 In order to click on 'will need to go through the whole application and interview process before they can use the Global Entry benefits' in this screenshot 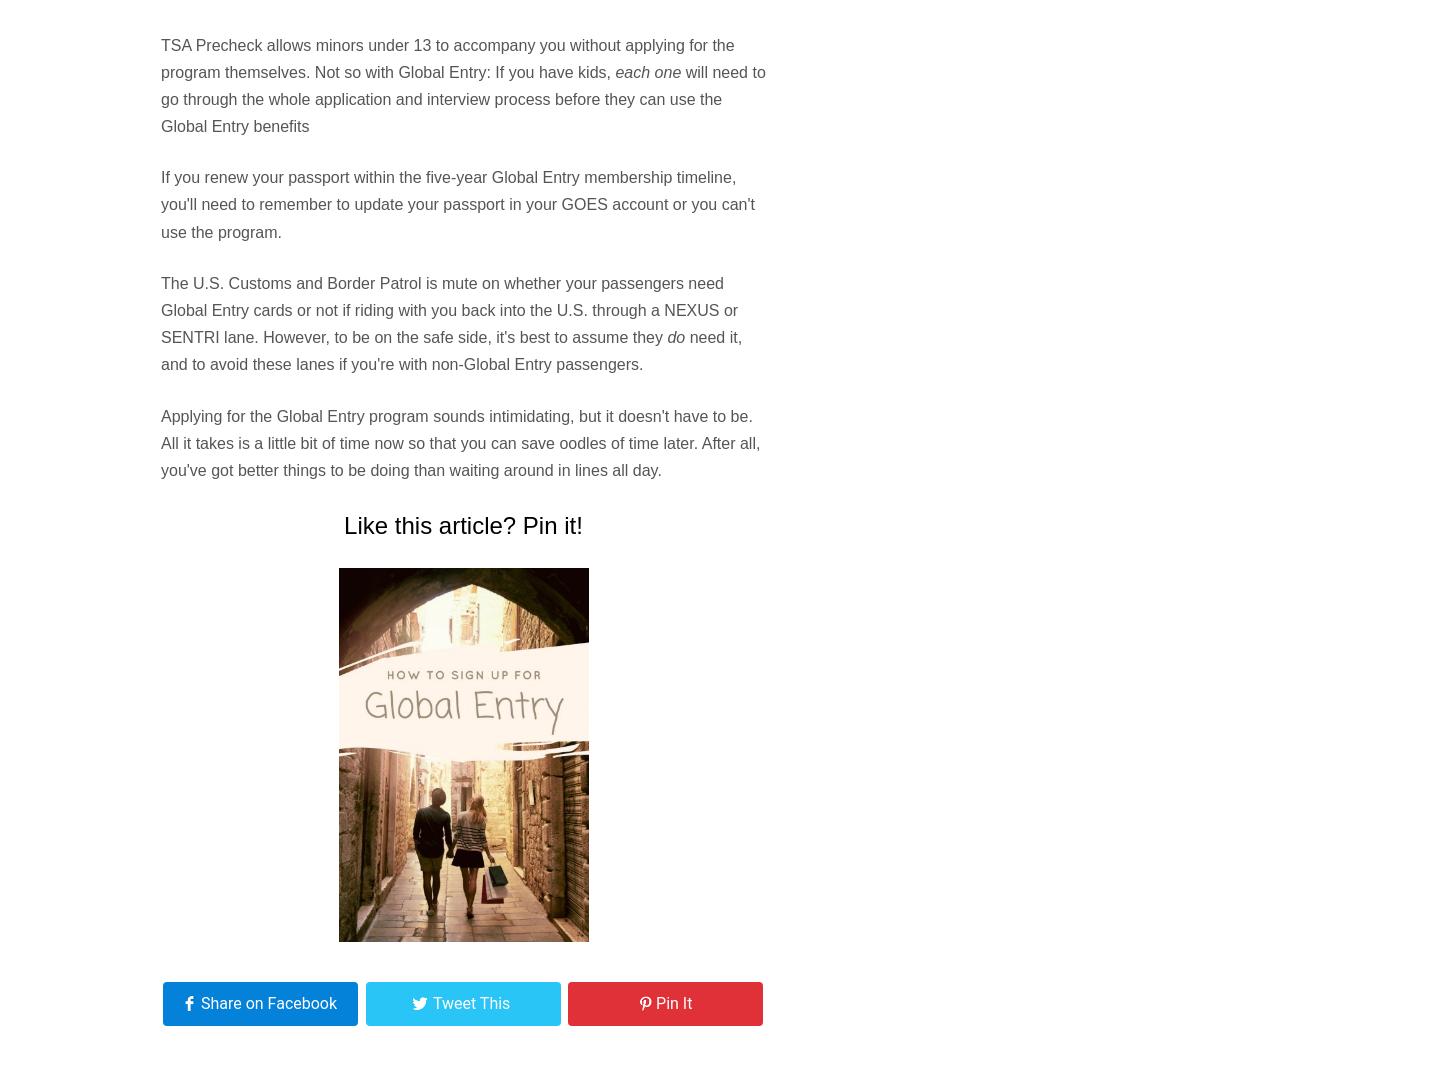, I will do `click(159, 98)`.